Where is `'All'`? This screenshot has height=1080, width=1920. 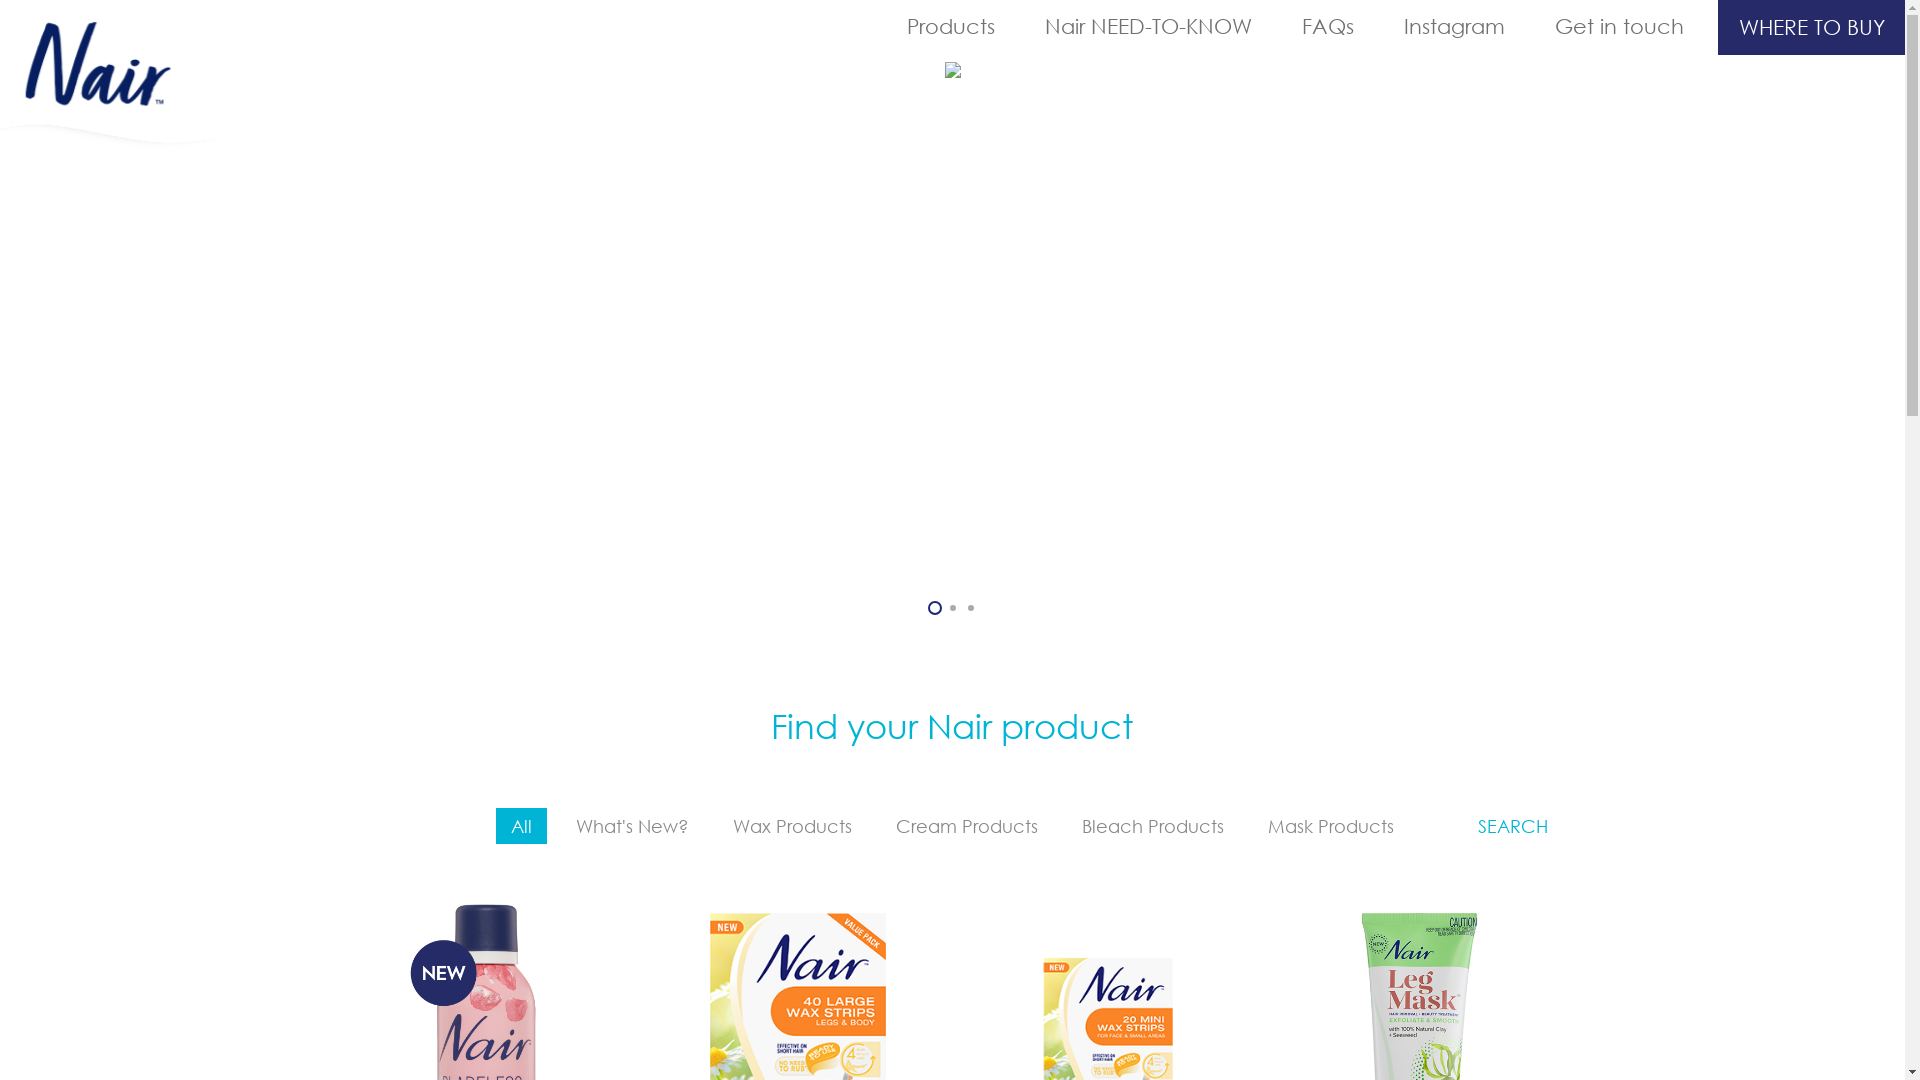 'All' is located at coordinates (495, 825).